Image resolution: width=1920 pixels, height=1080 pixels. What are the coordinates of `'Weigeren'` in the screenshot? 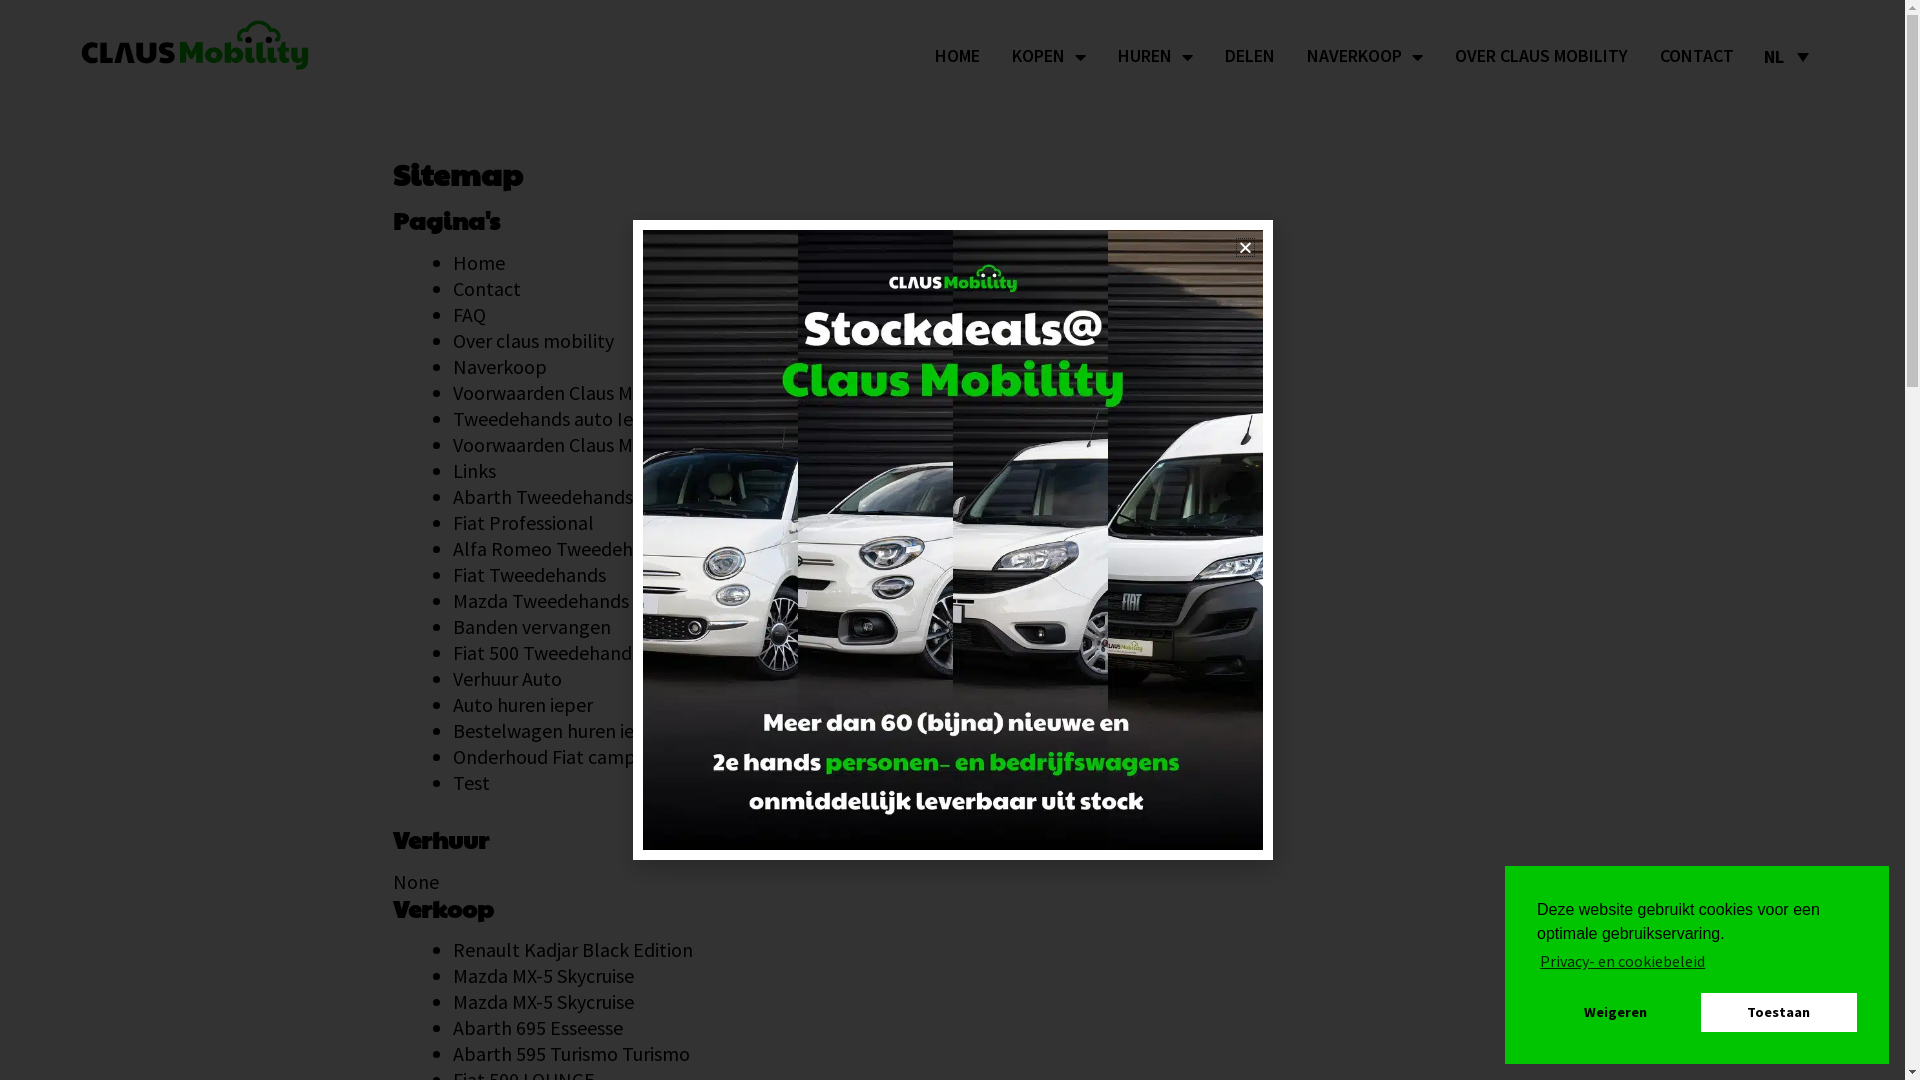 It's located at (1535, 1011).